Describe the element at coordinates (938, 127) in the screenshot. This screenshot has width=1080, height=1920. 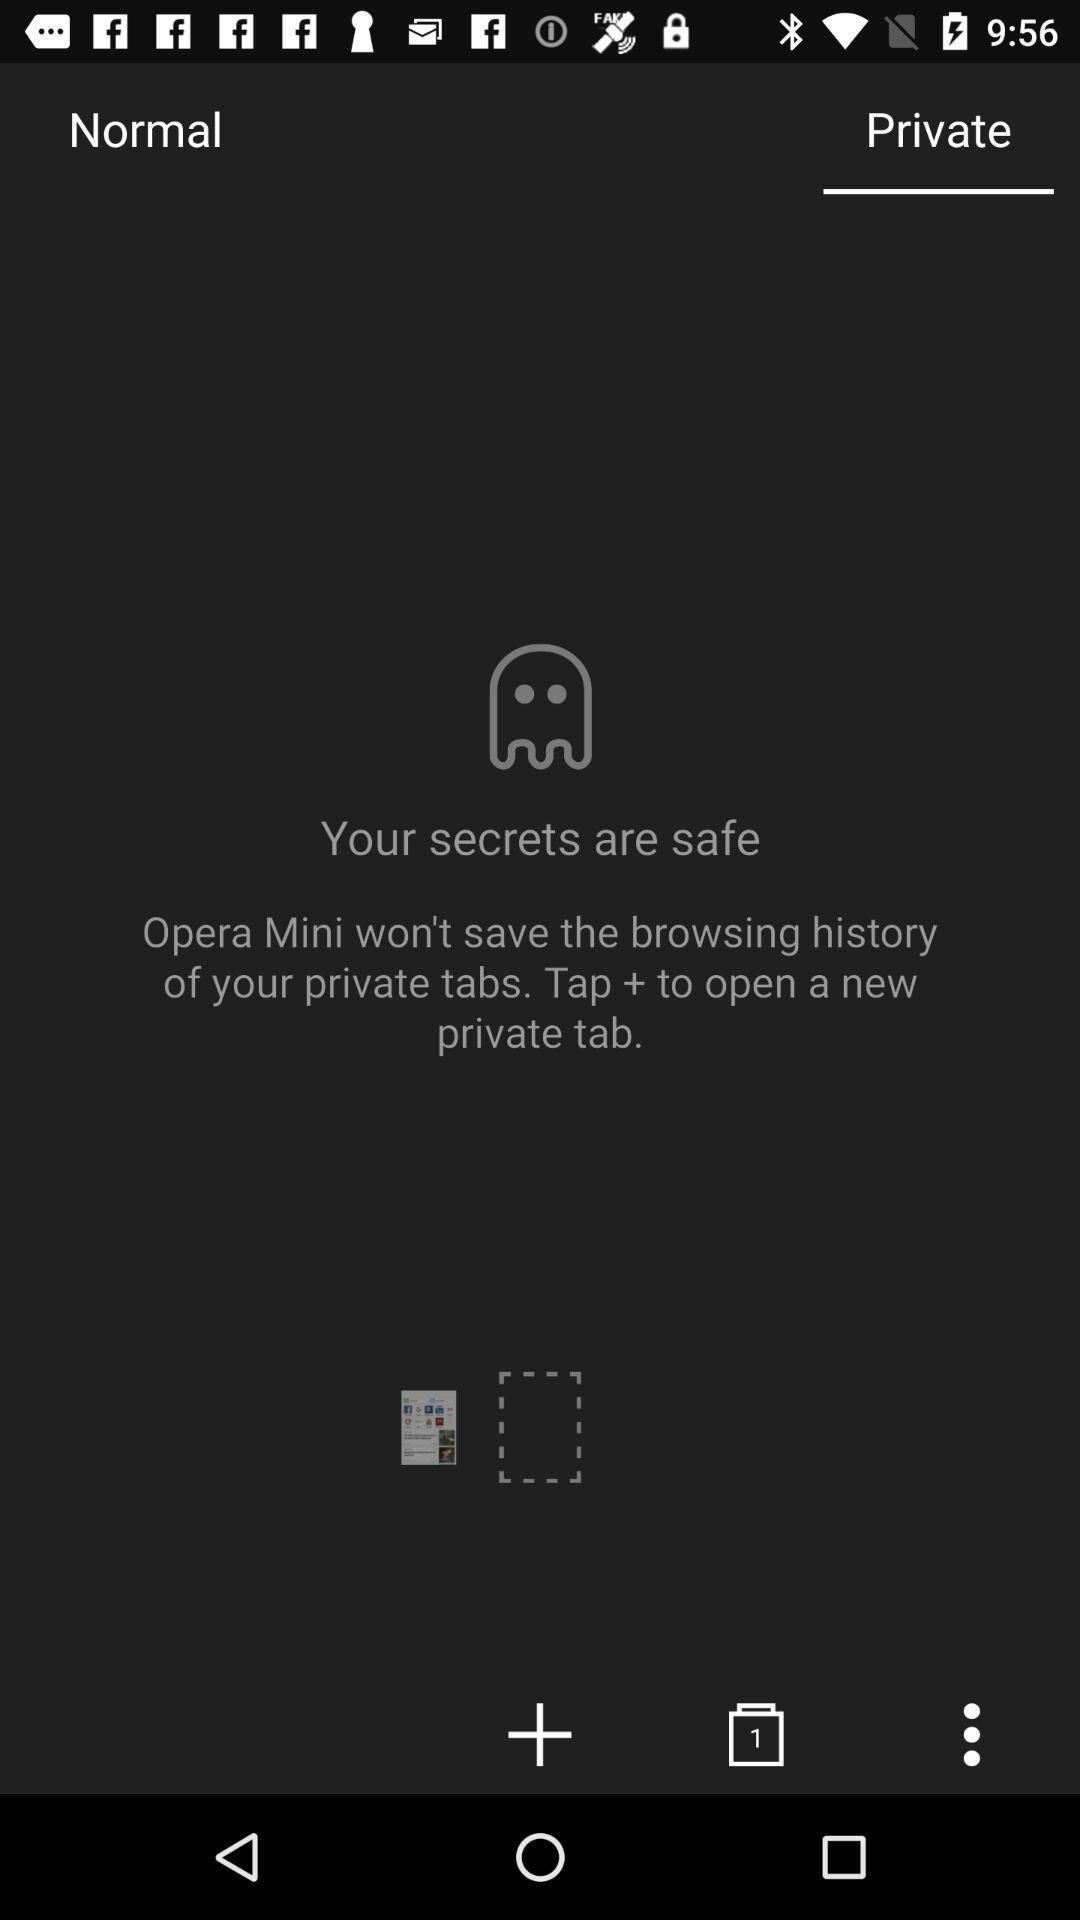
I see `the item at the top right corner` at that location.